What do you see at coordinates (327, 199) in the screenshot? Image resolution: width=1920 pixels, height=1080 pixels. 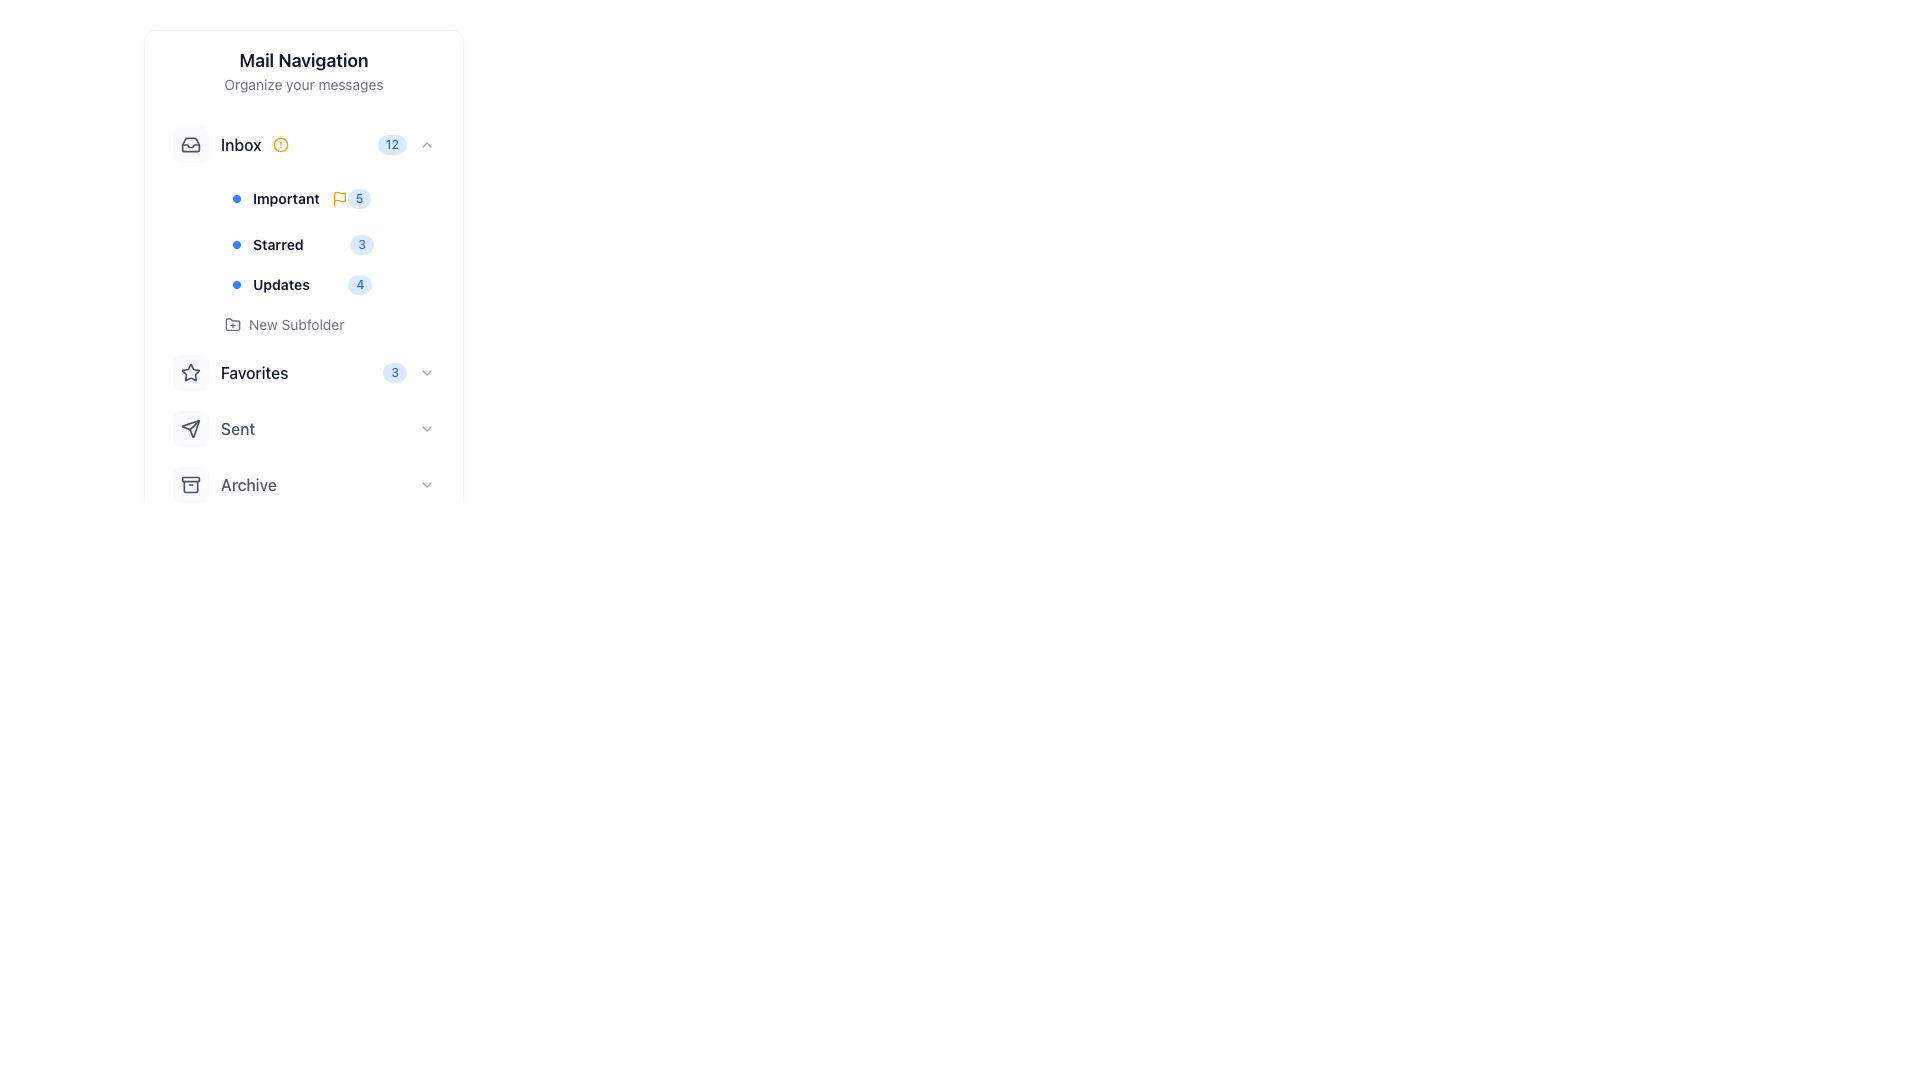 I see `the 'Important' sidebar item link, which features a blue round icon on the left, an amber flag icon in the middle, and a number badge with the value '5' on the right` at bounding box center [327, 199].